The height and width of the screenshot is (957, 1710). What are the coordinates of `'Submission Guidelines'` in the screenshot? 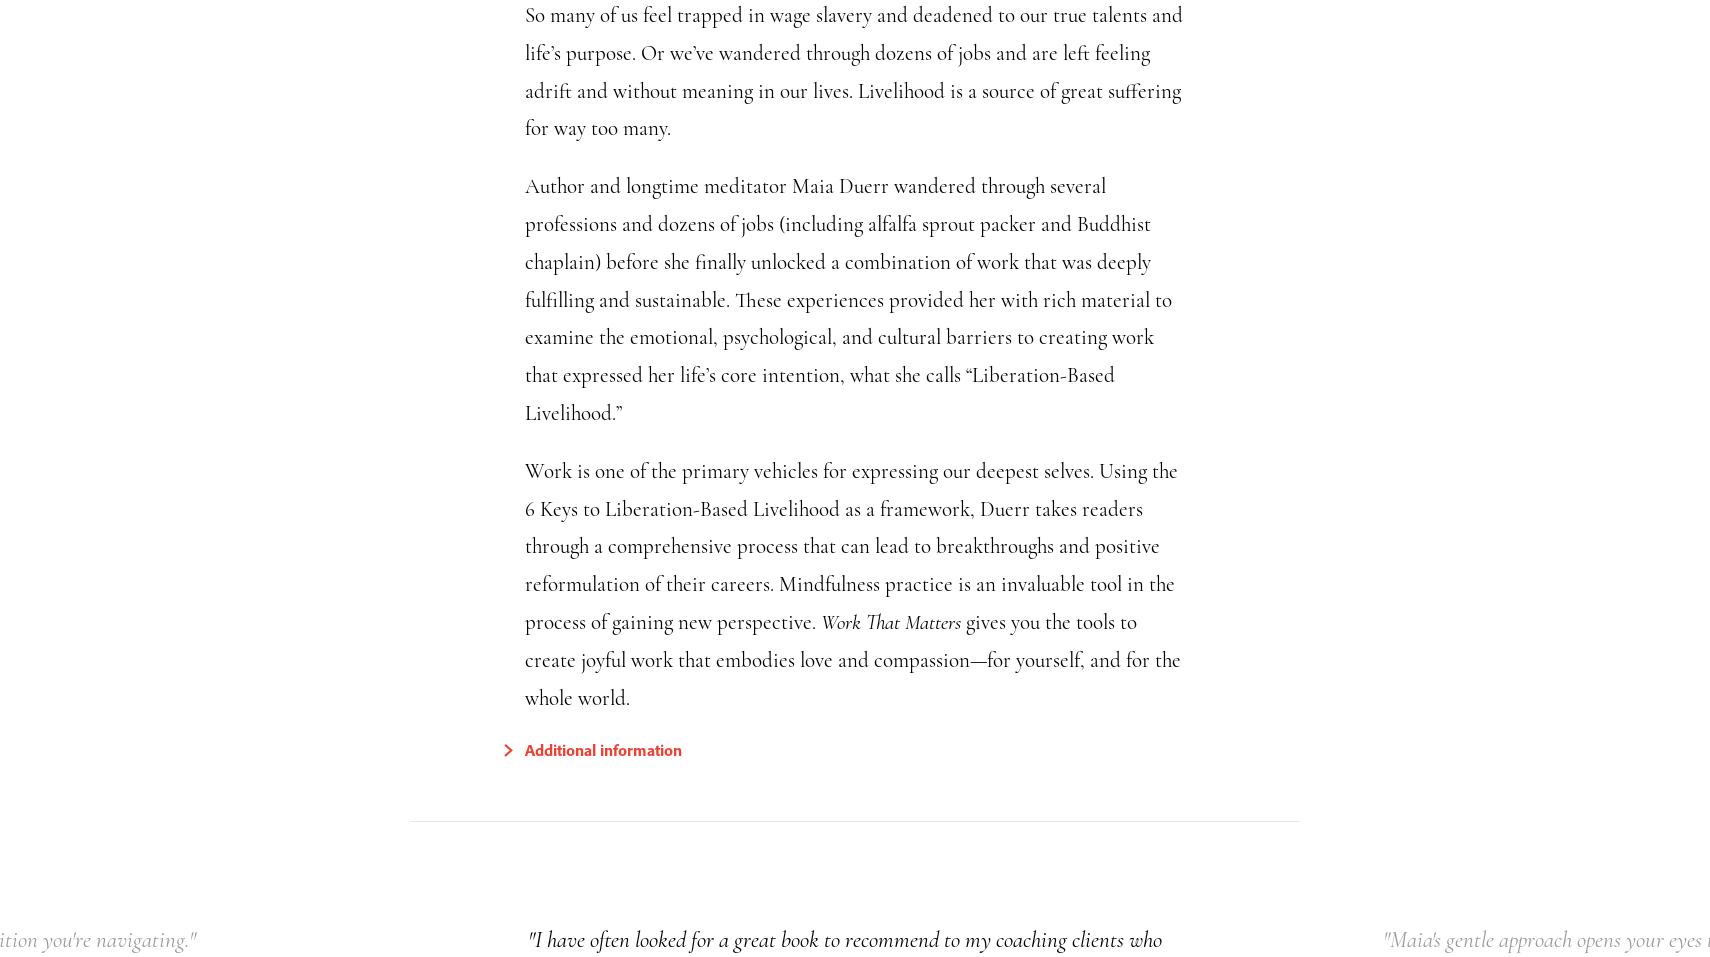 It's located at (653, 839).